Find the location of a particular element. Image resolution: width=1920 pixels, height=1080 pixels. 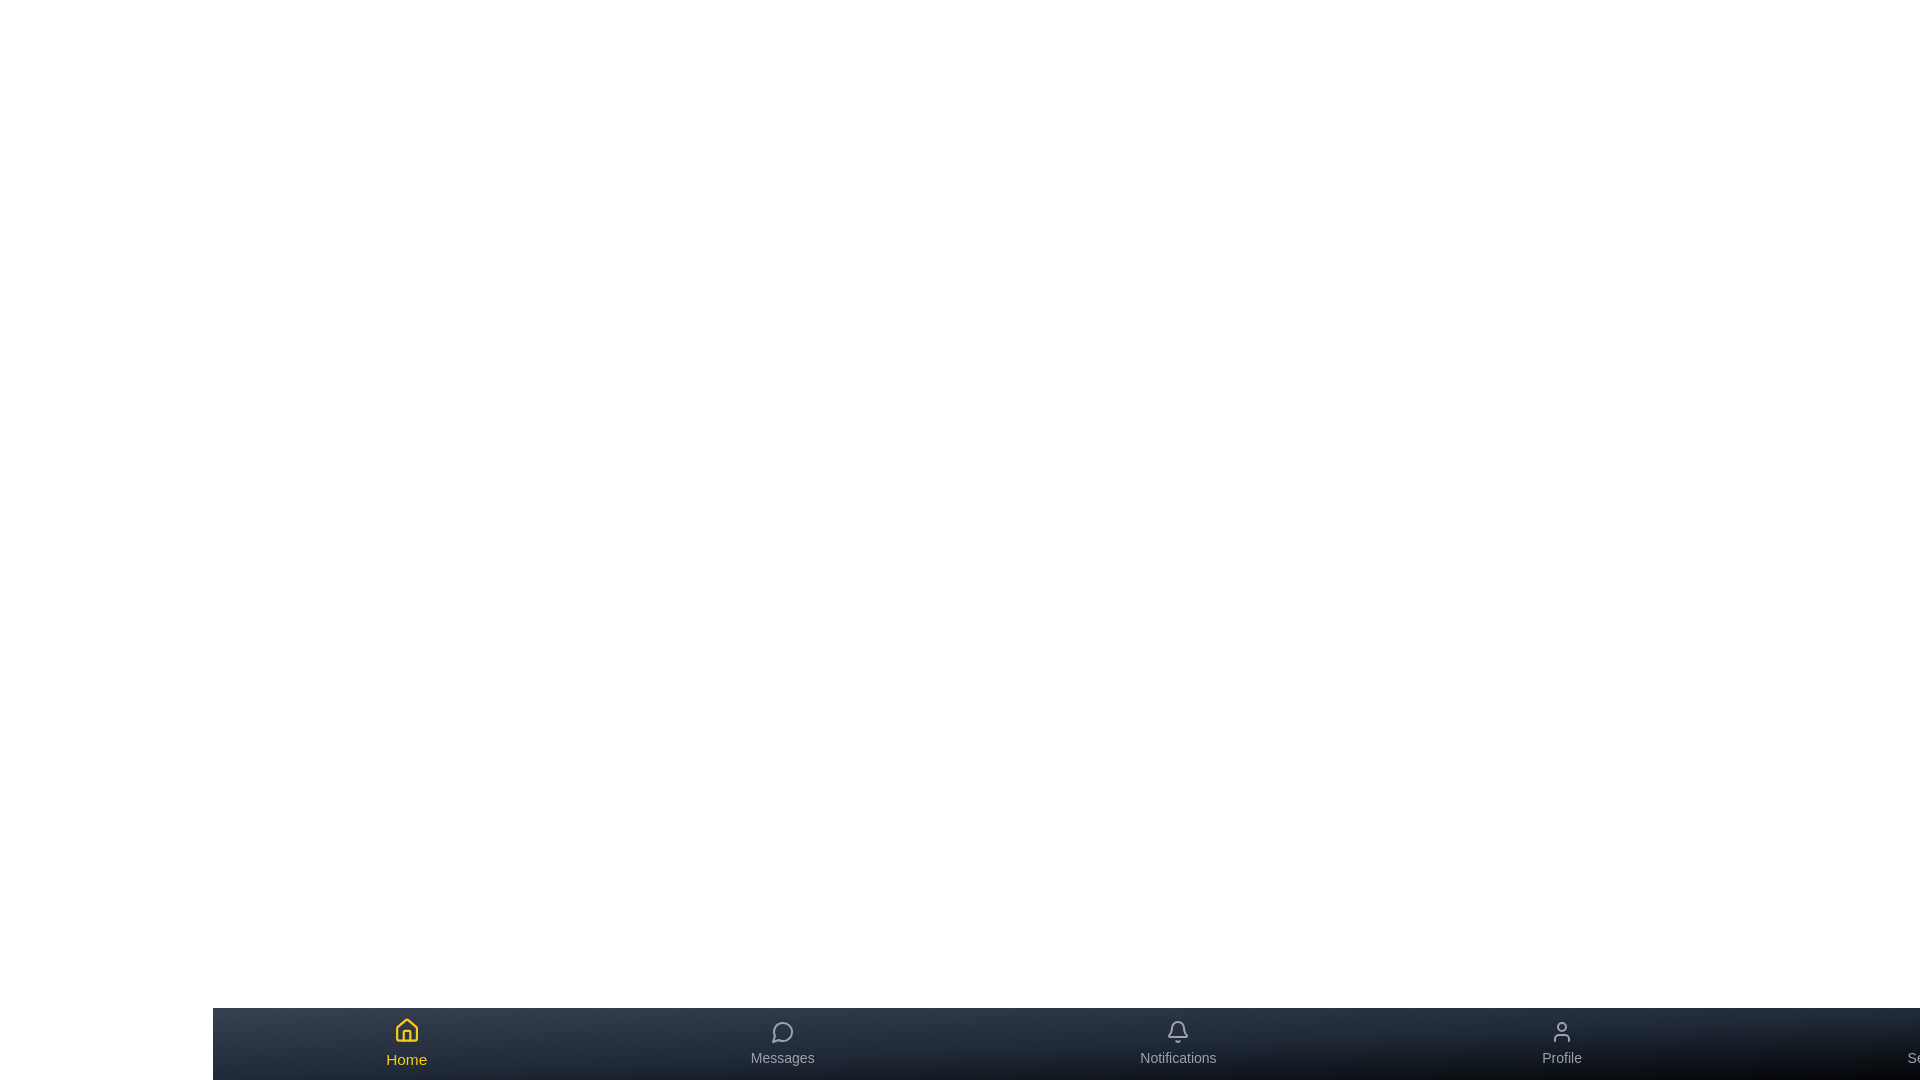

the tab labeled Messages to view its hover effect is located at coordinates (781, 1043).